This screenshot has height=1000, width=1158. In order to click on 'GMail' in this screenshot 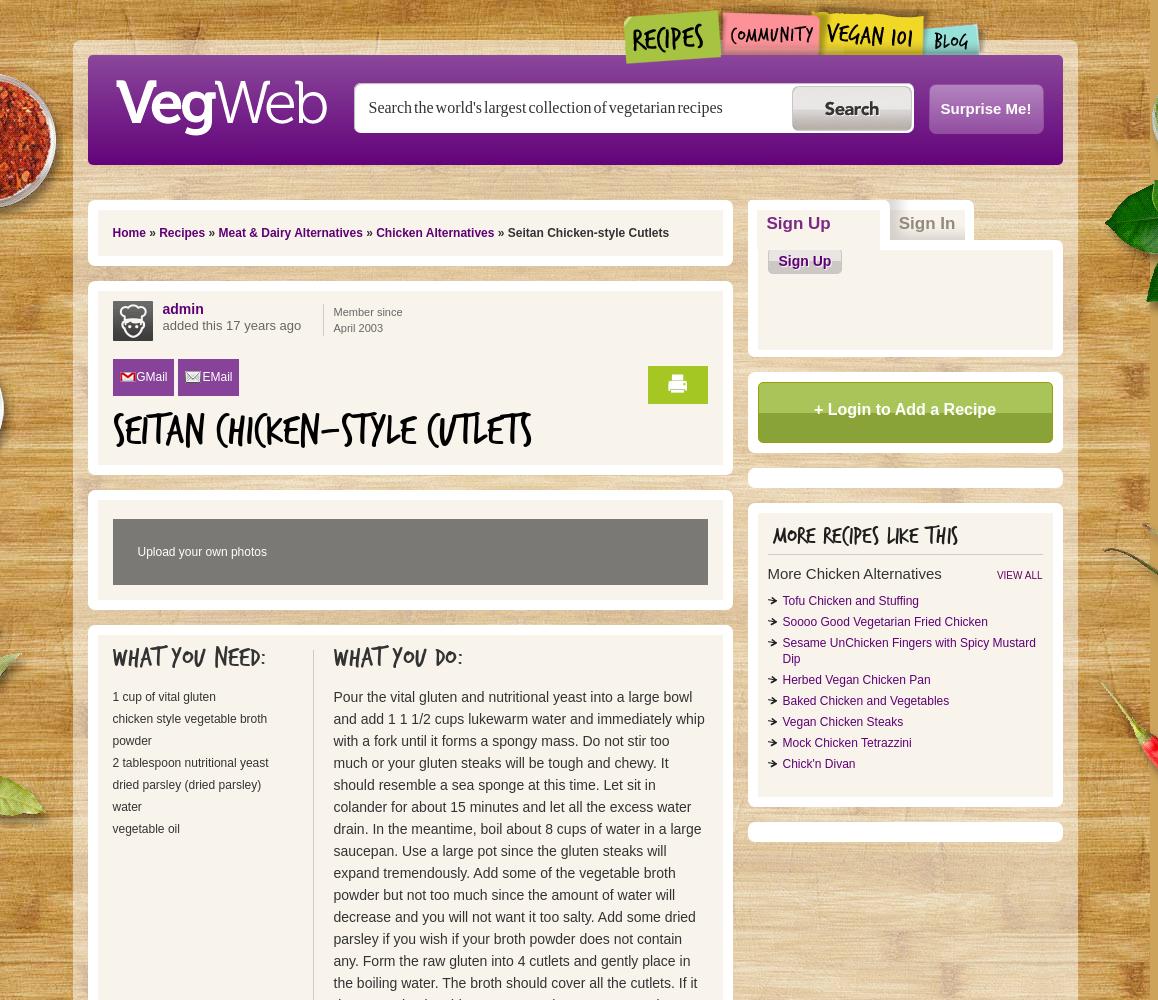, I will do `click(150, 377)`.